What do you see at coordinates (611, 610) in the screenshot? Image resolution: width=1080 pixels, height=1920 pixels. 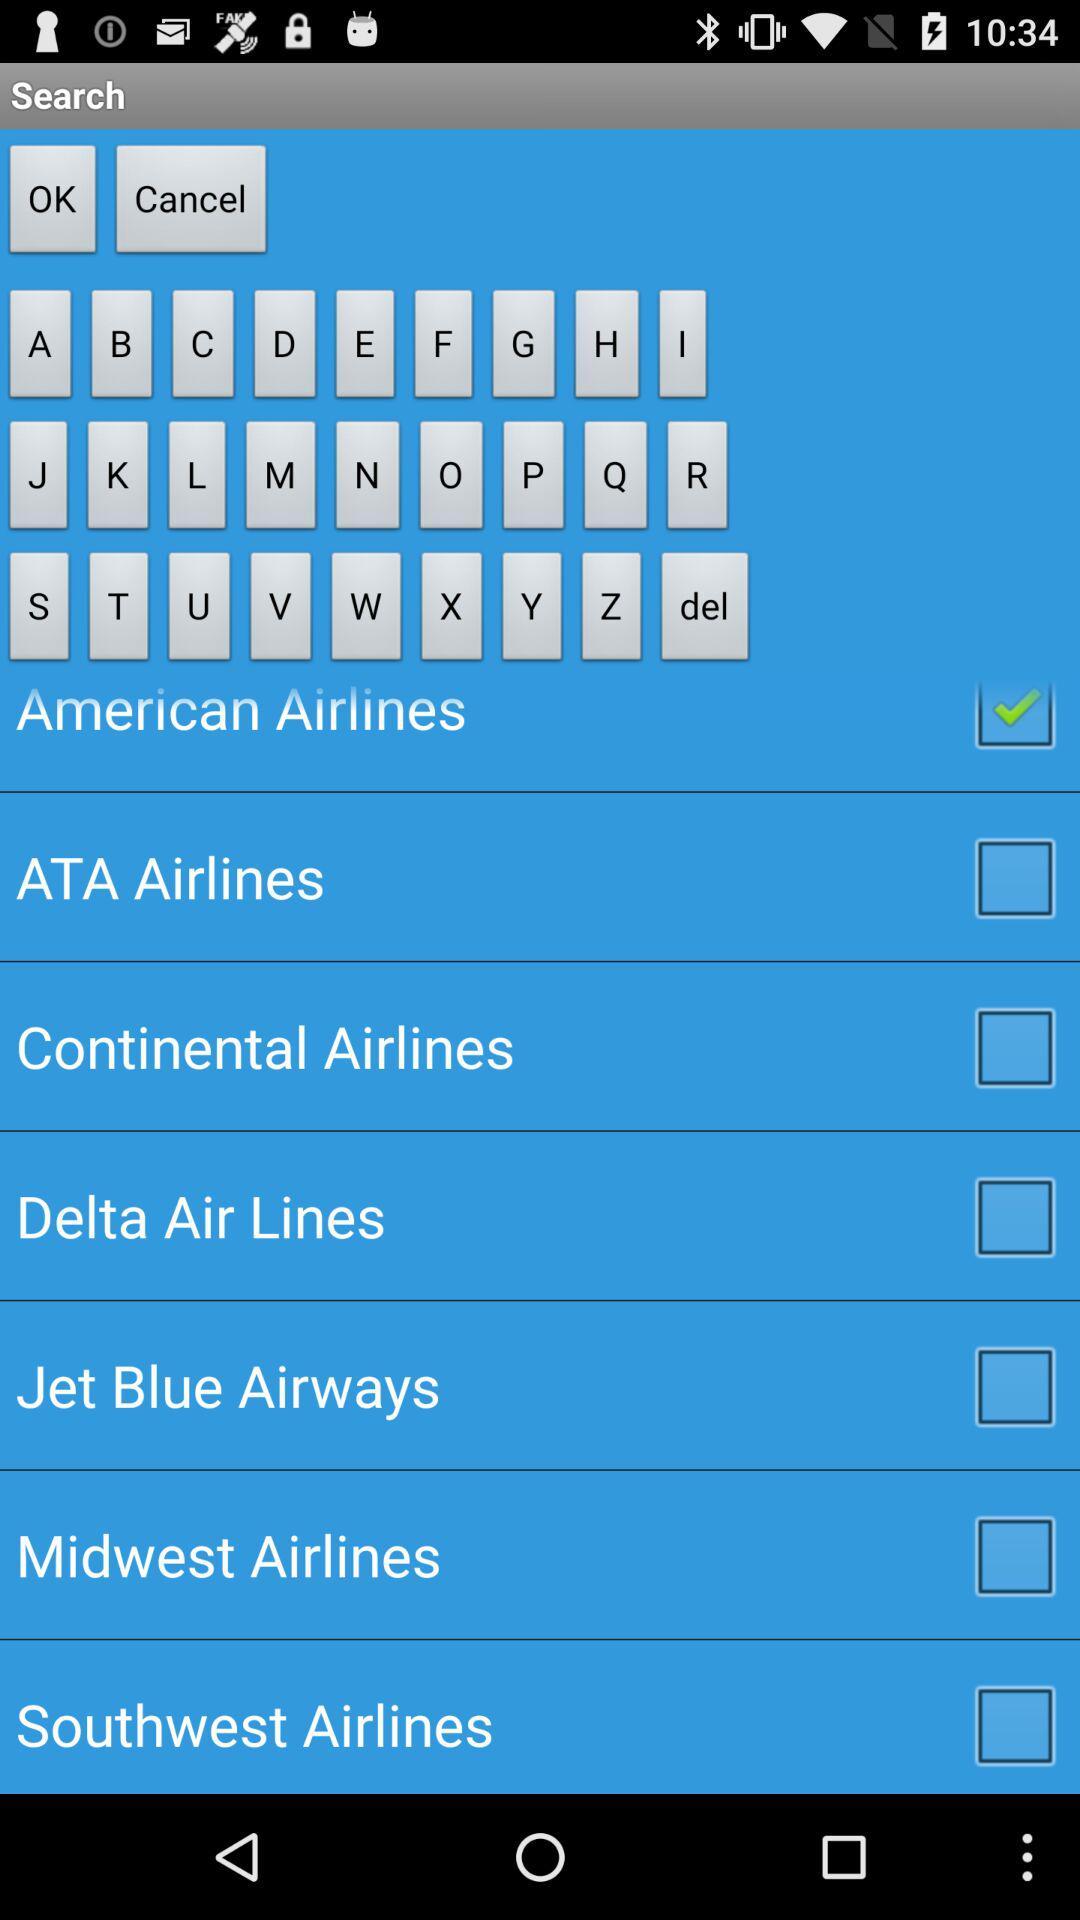 I see `item next to the p item` at bounding box center [611, 610].